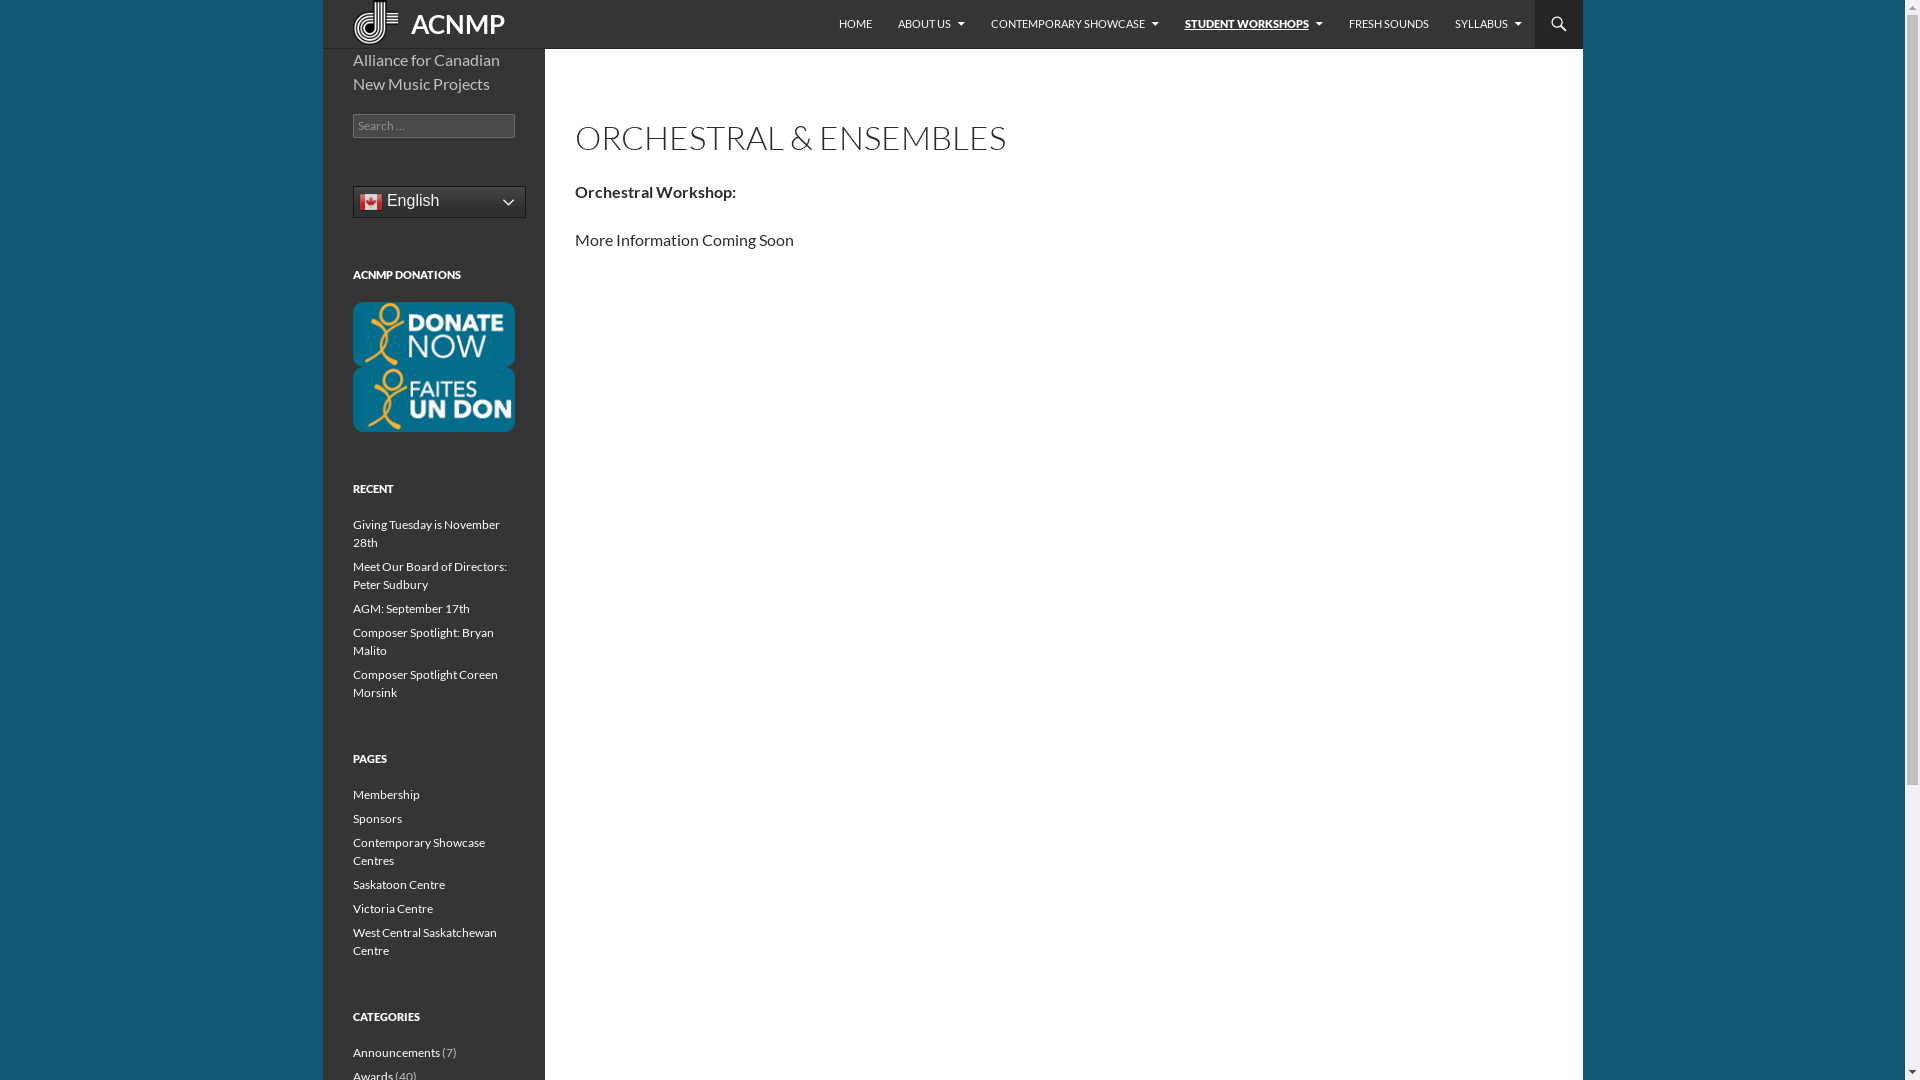 The image size is (1920, 1080). What do you see at coordinates (437, 201) in the screenshot?
I see `'English'` at bounding box center [437, 201].